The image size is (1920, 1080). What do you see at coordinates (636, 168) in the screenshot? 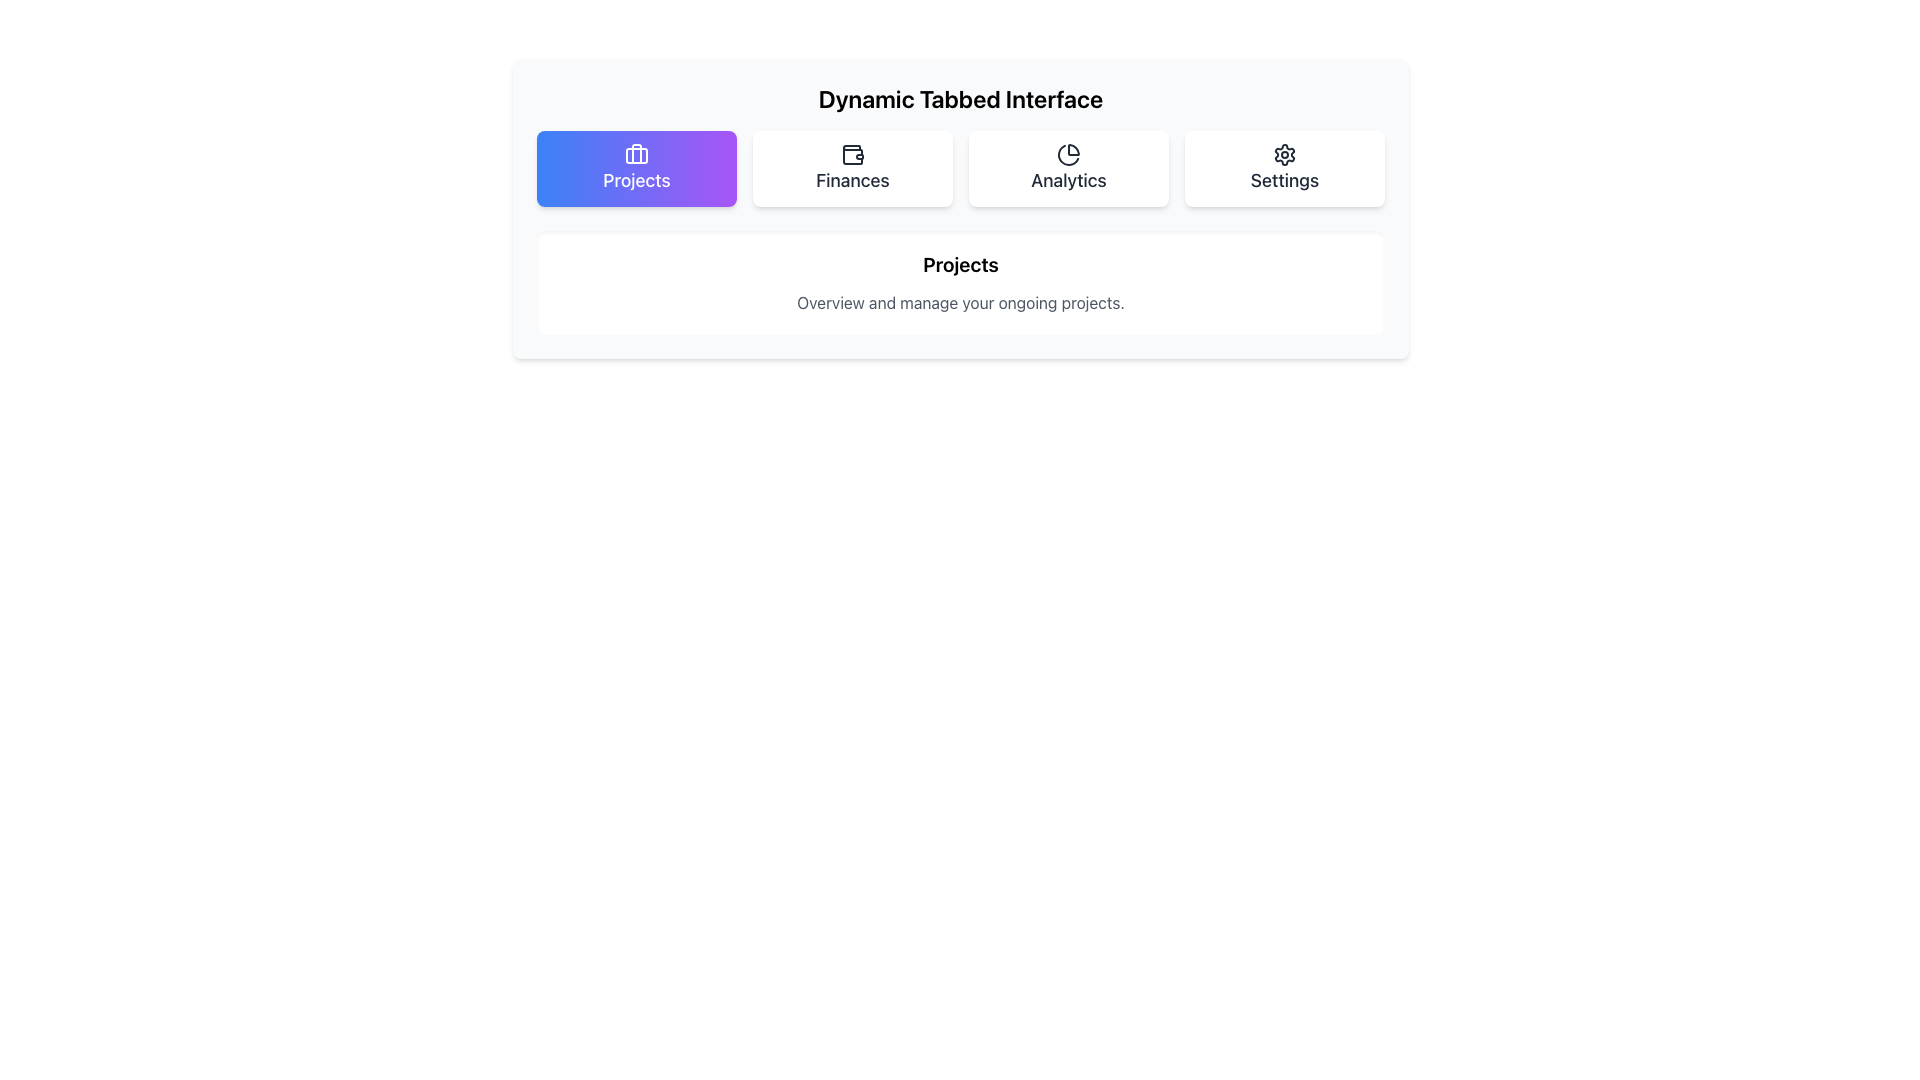
I see `the 'Projects' button that features a suitcase icon and is located in the top-left section of the horizontal menu bar` at bounding box center [636, 168].